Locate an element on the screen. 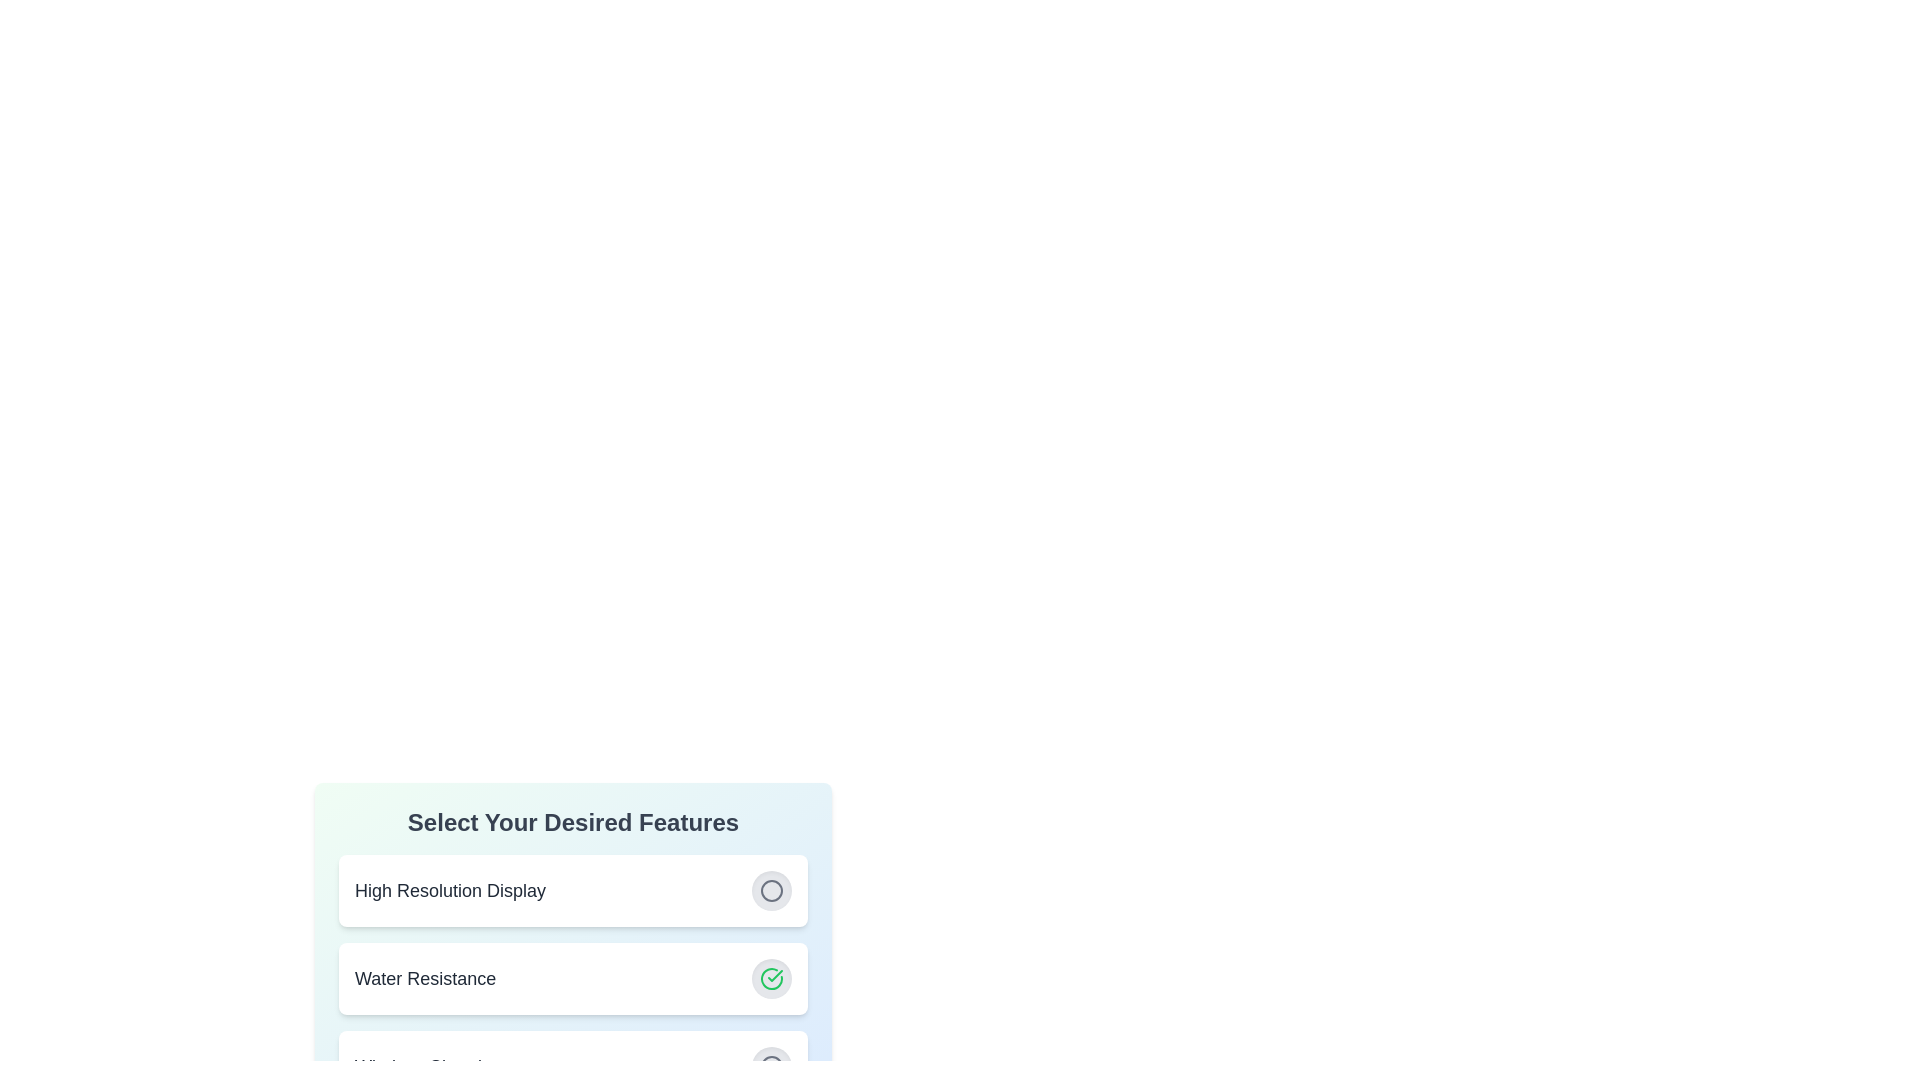 This screenshot has width=1920, height=1080. the inner circle of the SVG icon associated with the 'High Resolution Display' feature selection list for visual cues is located at coordinates (771, 890).